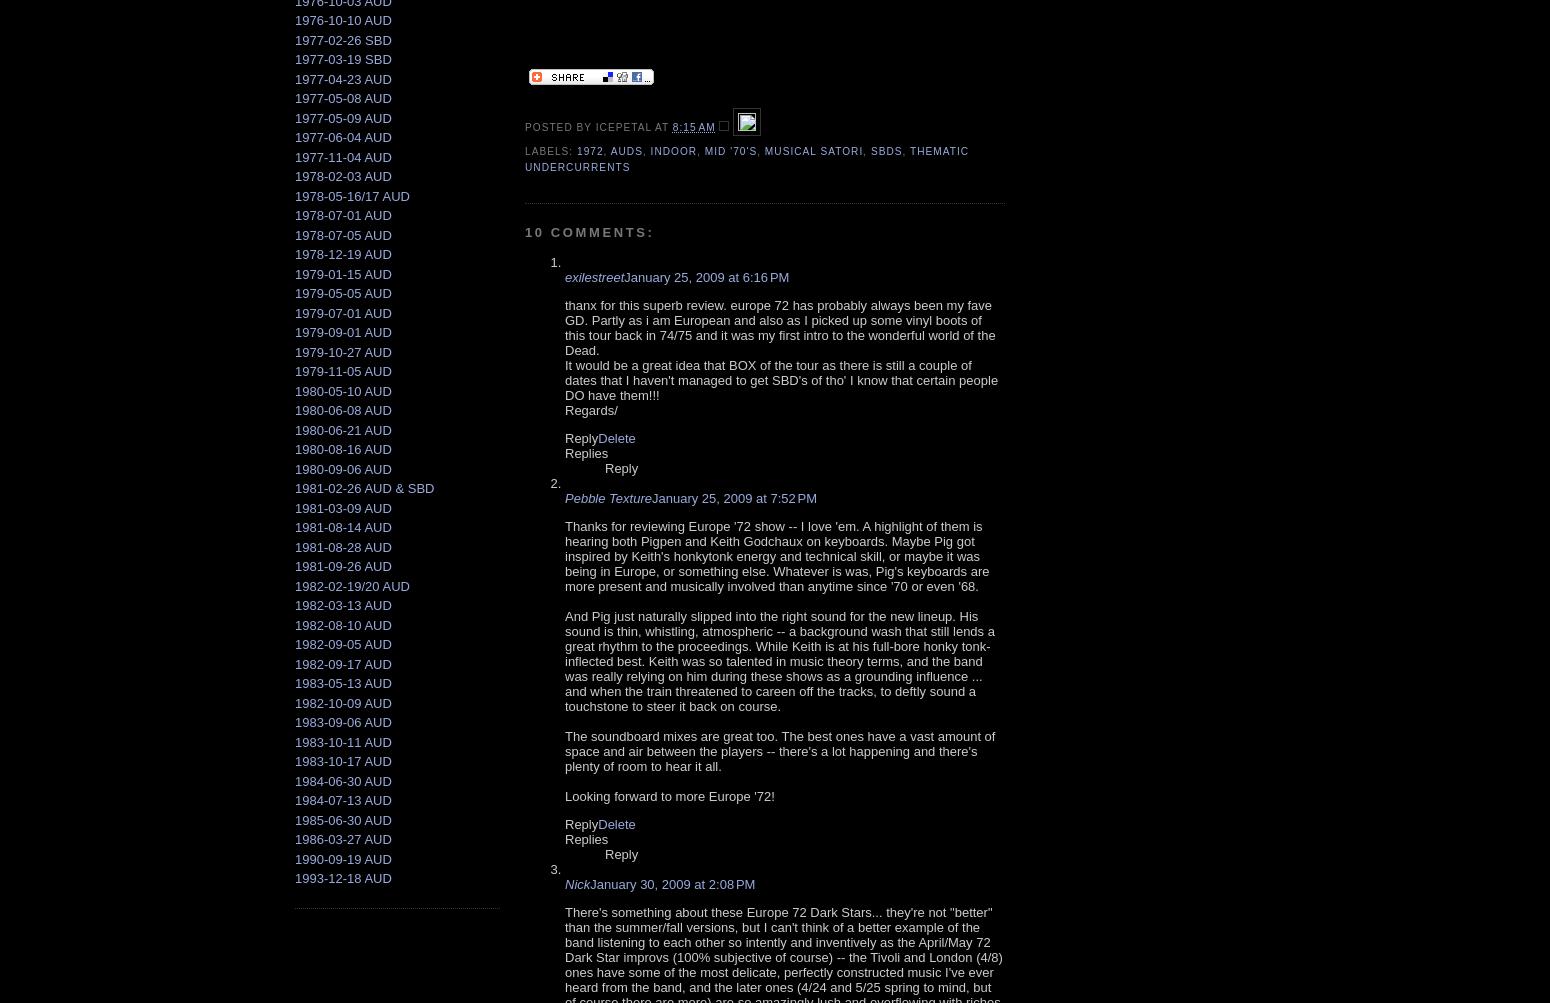  I want to click on '1981-03-09 AUD', so click(342, 506).